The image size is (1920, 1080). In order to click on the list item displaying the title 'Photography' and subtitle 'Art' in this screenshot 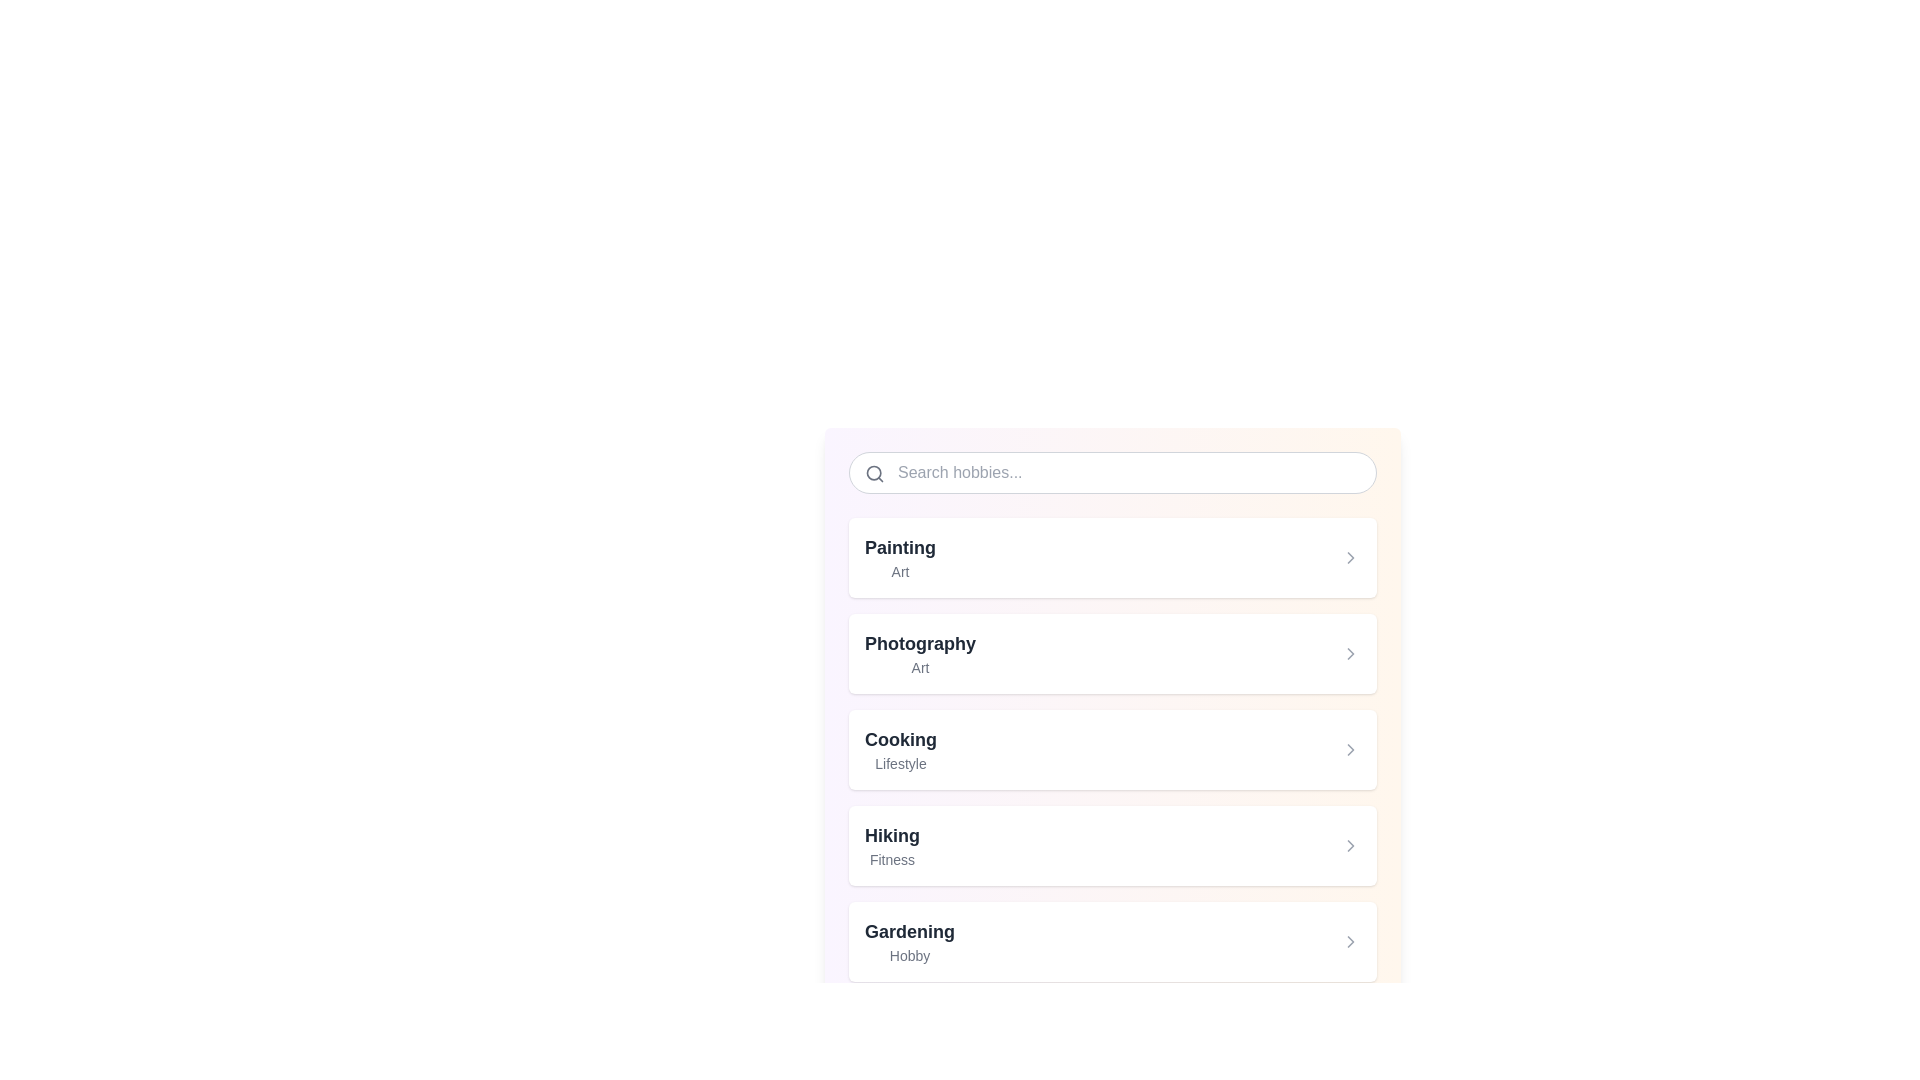, I will do `click(919, 654)`.